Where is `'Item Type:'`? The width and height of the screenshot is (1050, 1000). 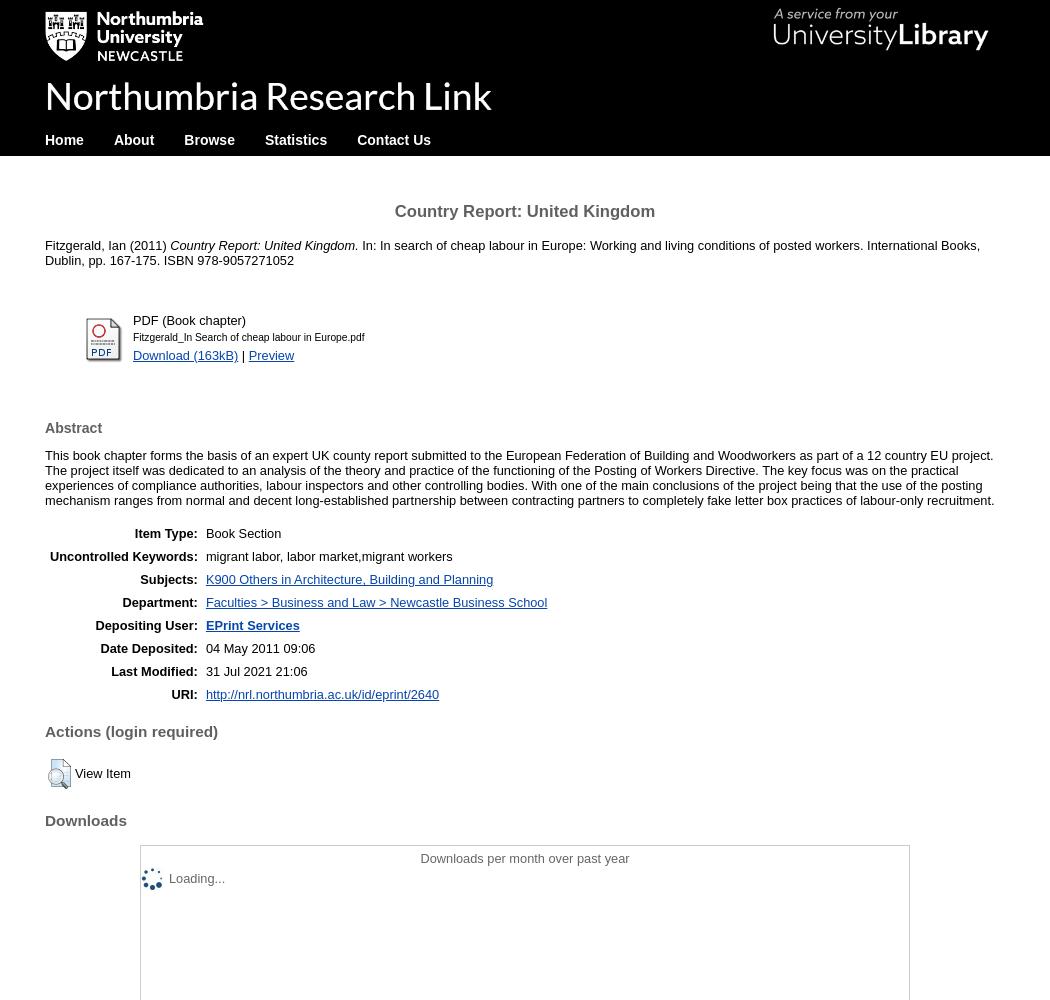
'Item Type:' is located at coordinates (165, 533).